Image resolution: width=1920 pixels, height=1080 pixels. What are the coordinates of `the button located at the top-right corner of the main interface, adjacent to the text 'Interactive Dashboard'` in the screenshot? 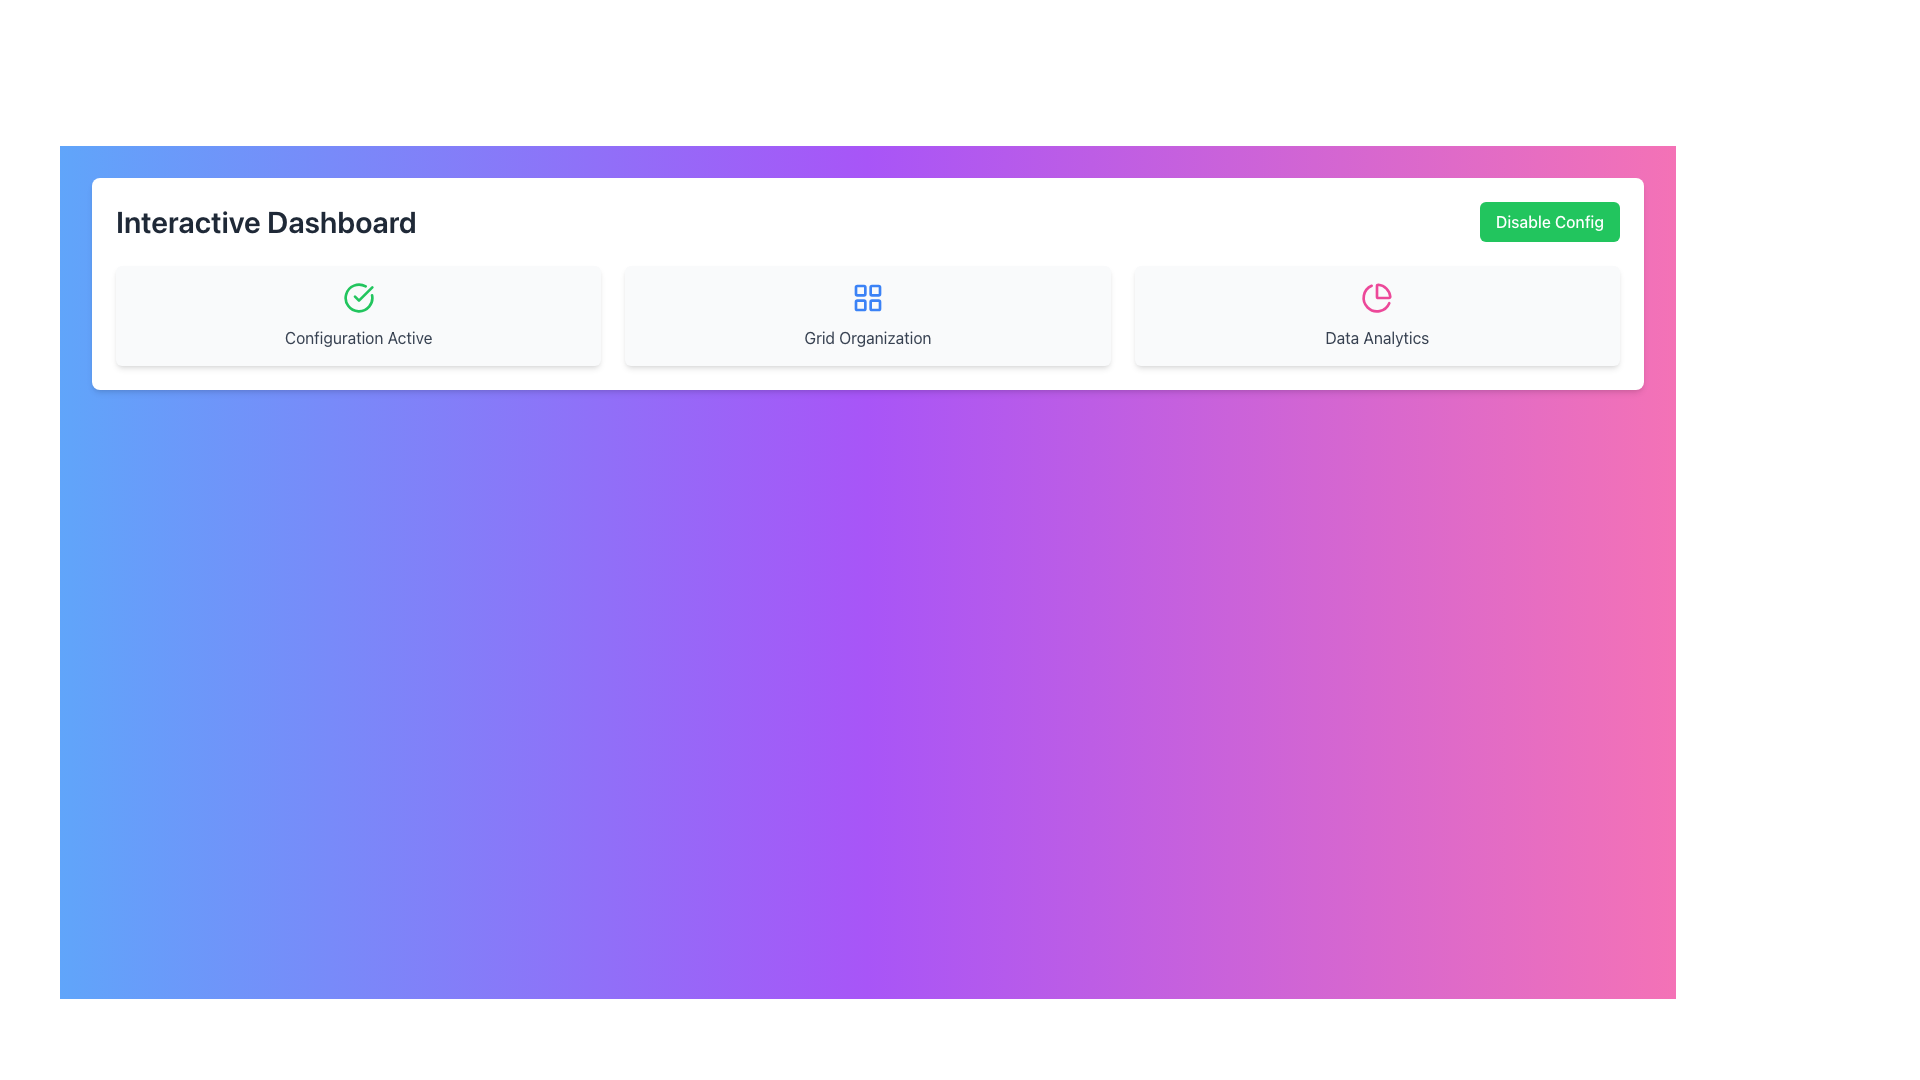 It's located at (1549, 222).